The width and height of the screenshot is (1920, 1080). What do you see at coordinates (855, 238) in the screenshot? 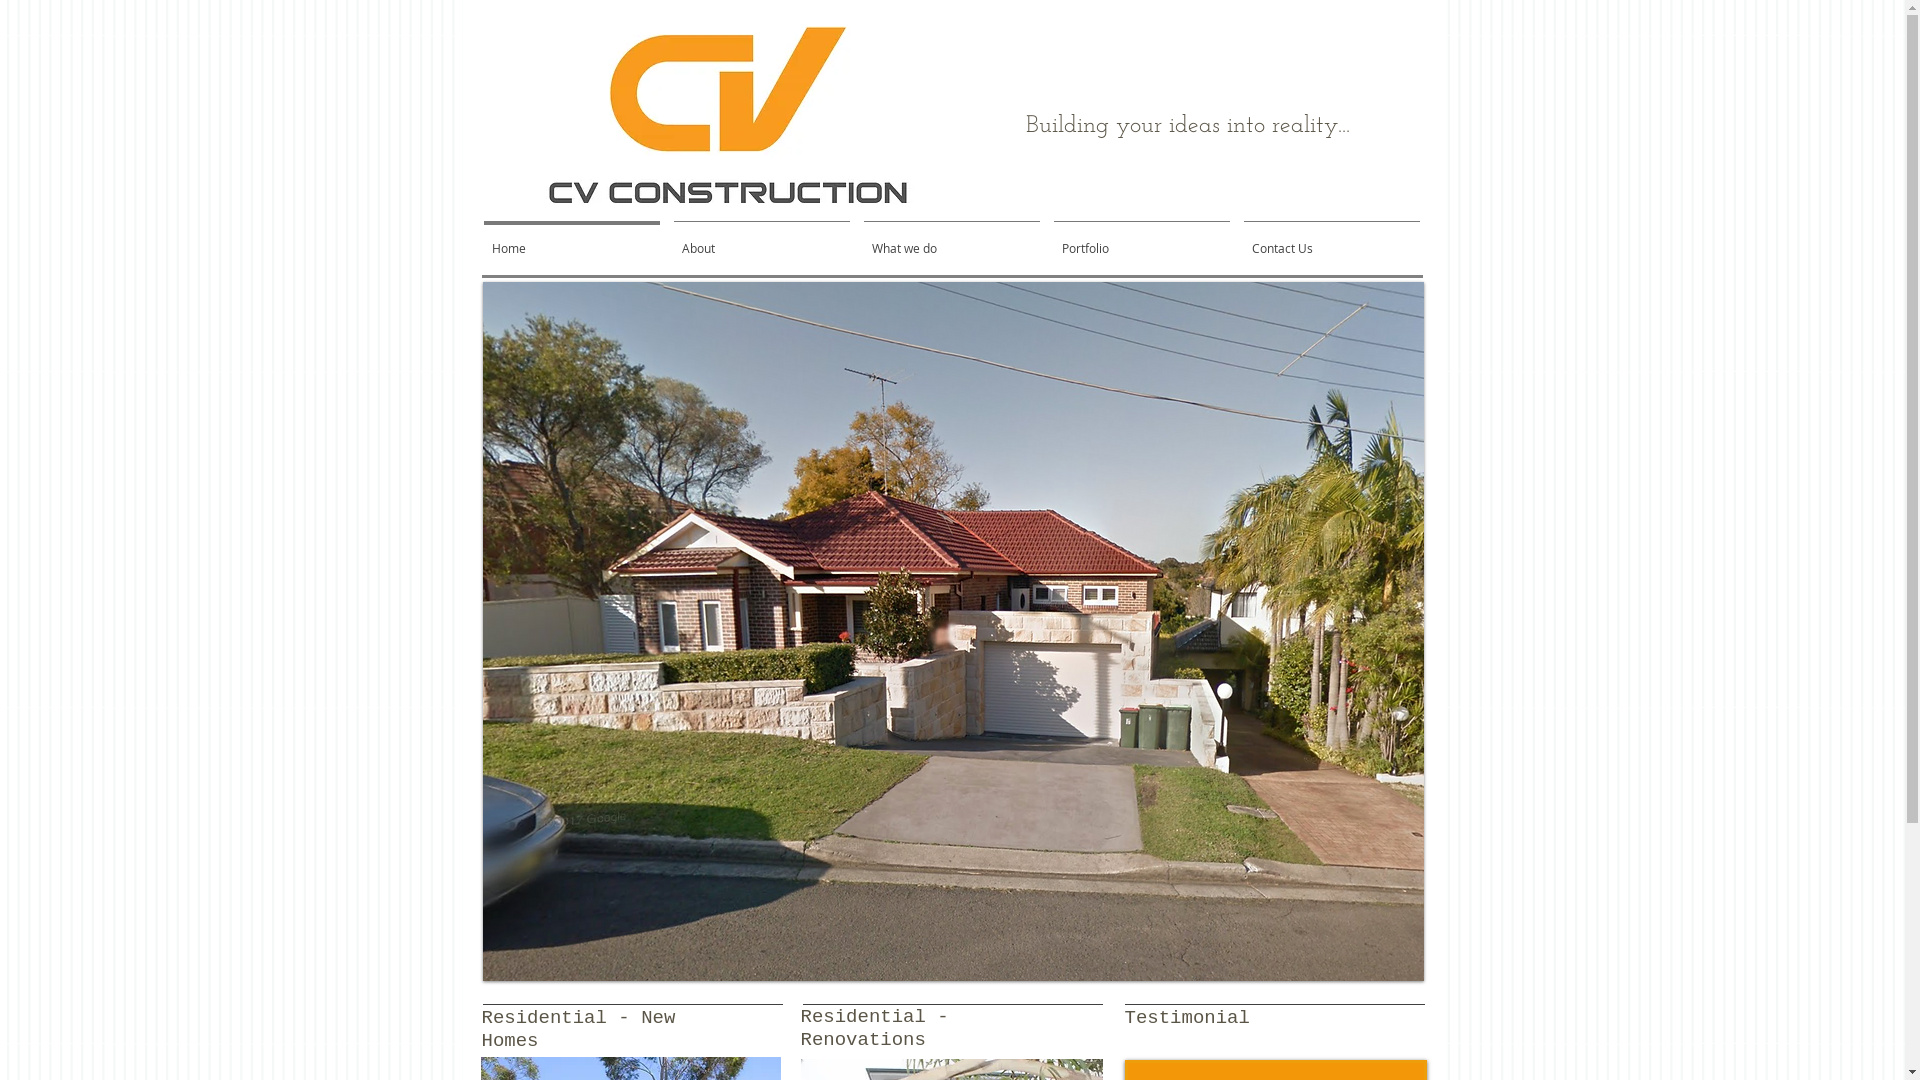
I see `'What we do'` at bounding box center [855, 238].